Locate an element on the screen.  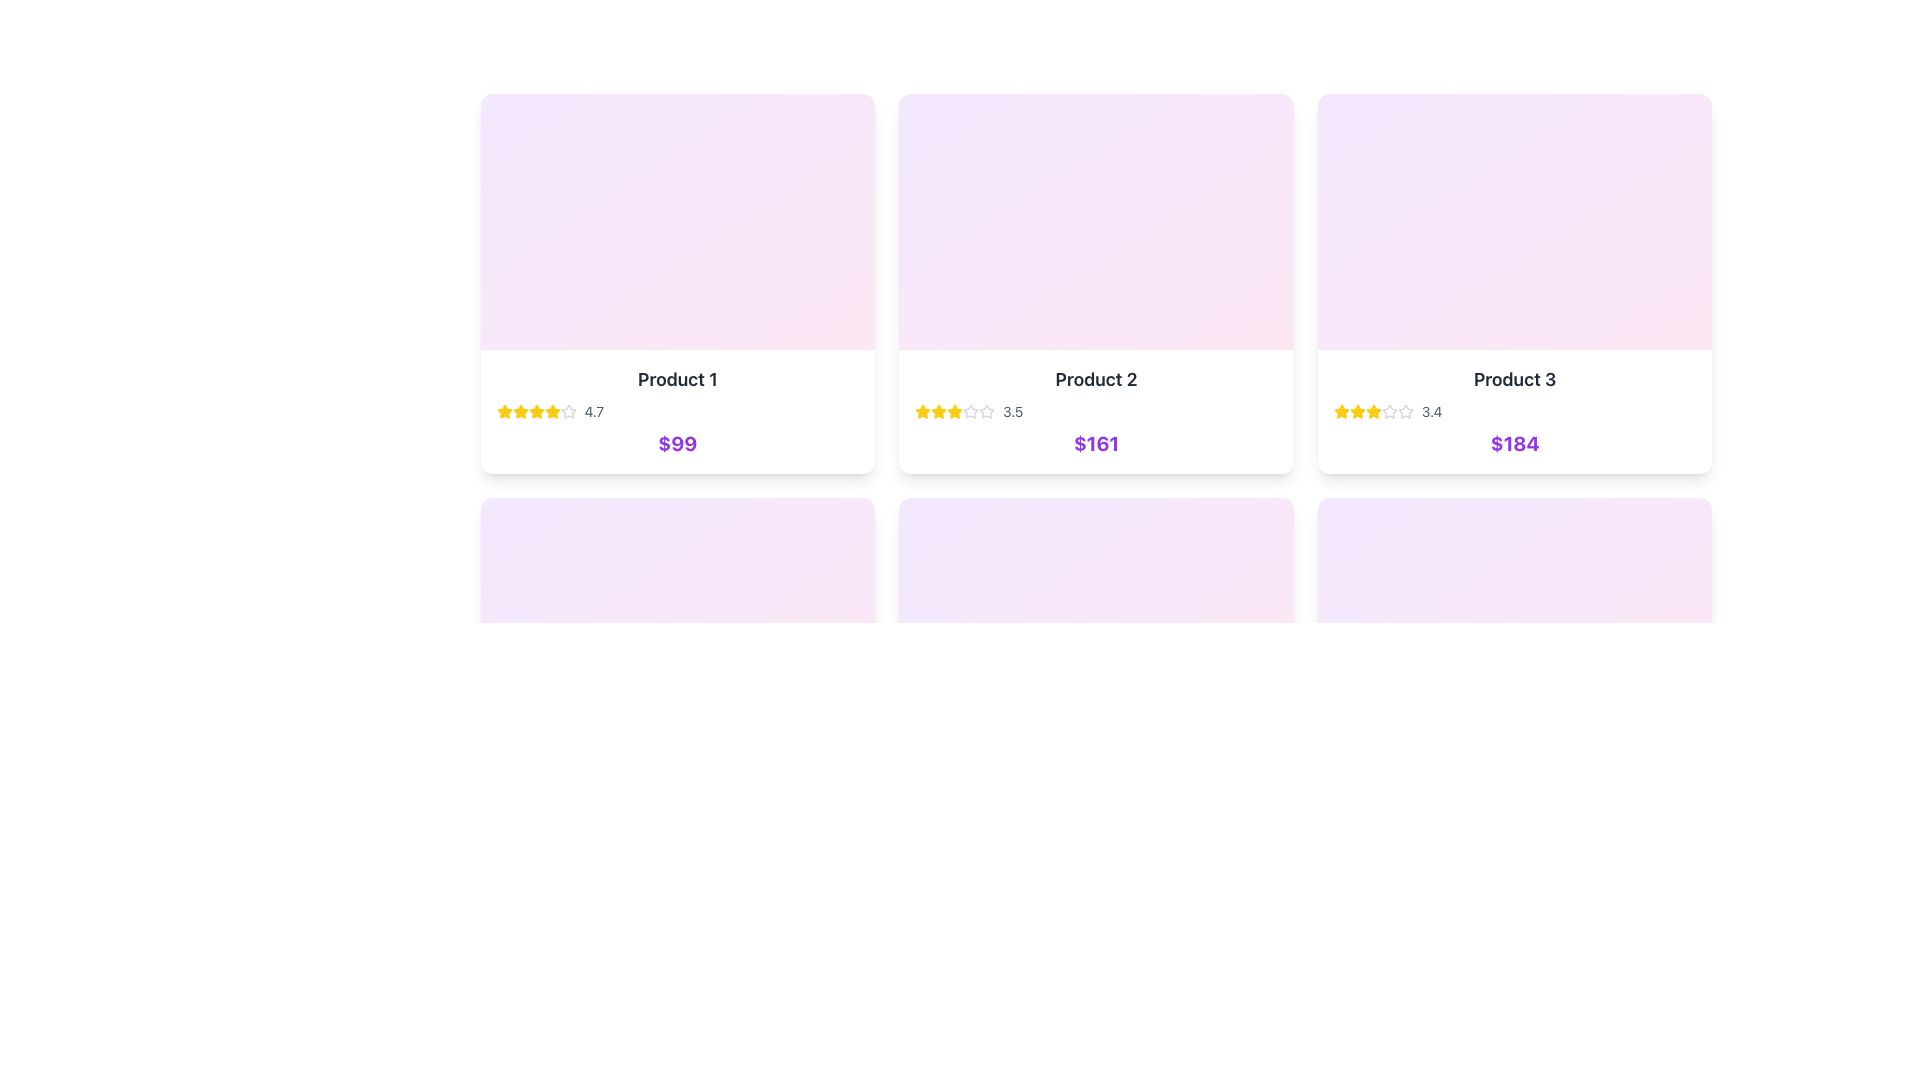
the fifth star icon representing a rating of 3.4 stars out of 5 in the rating section of the third product card is located at coordinates (1404, 411).